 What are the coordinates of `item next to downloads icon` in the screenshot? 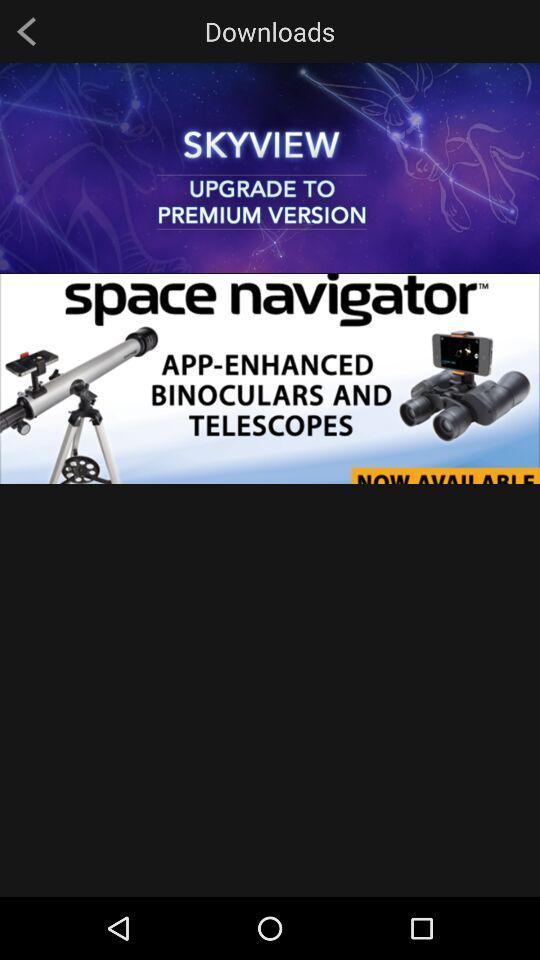 It's located at (25, 30).